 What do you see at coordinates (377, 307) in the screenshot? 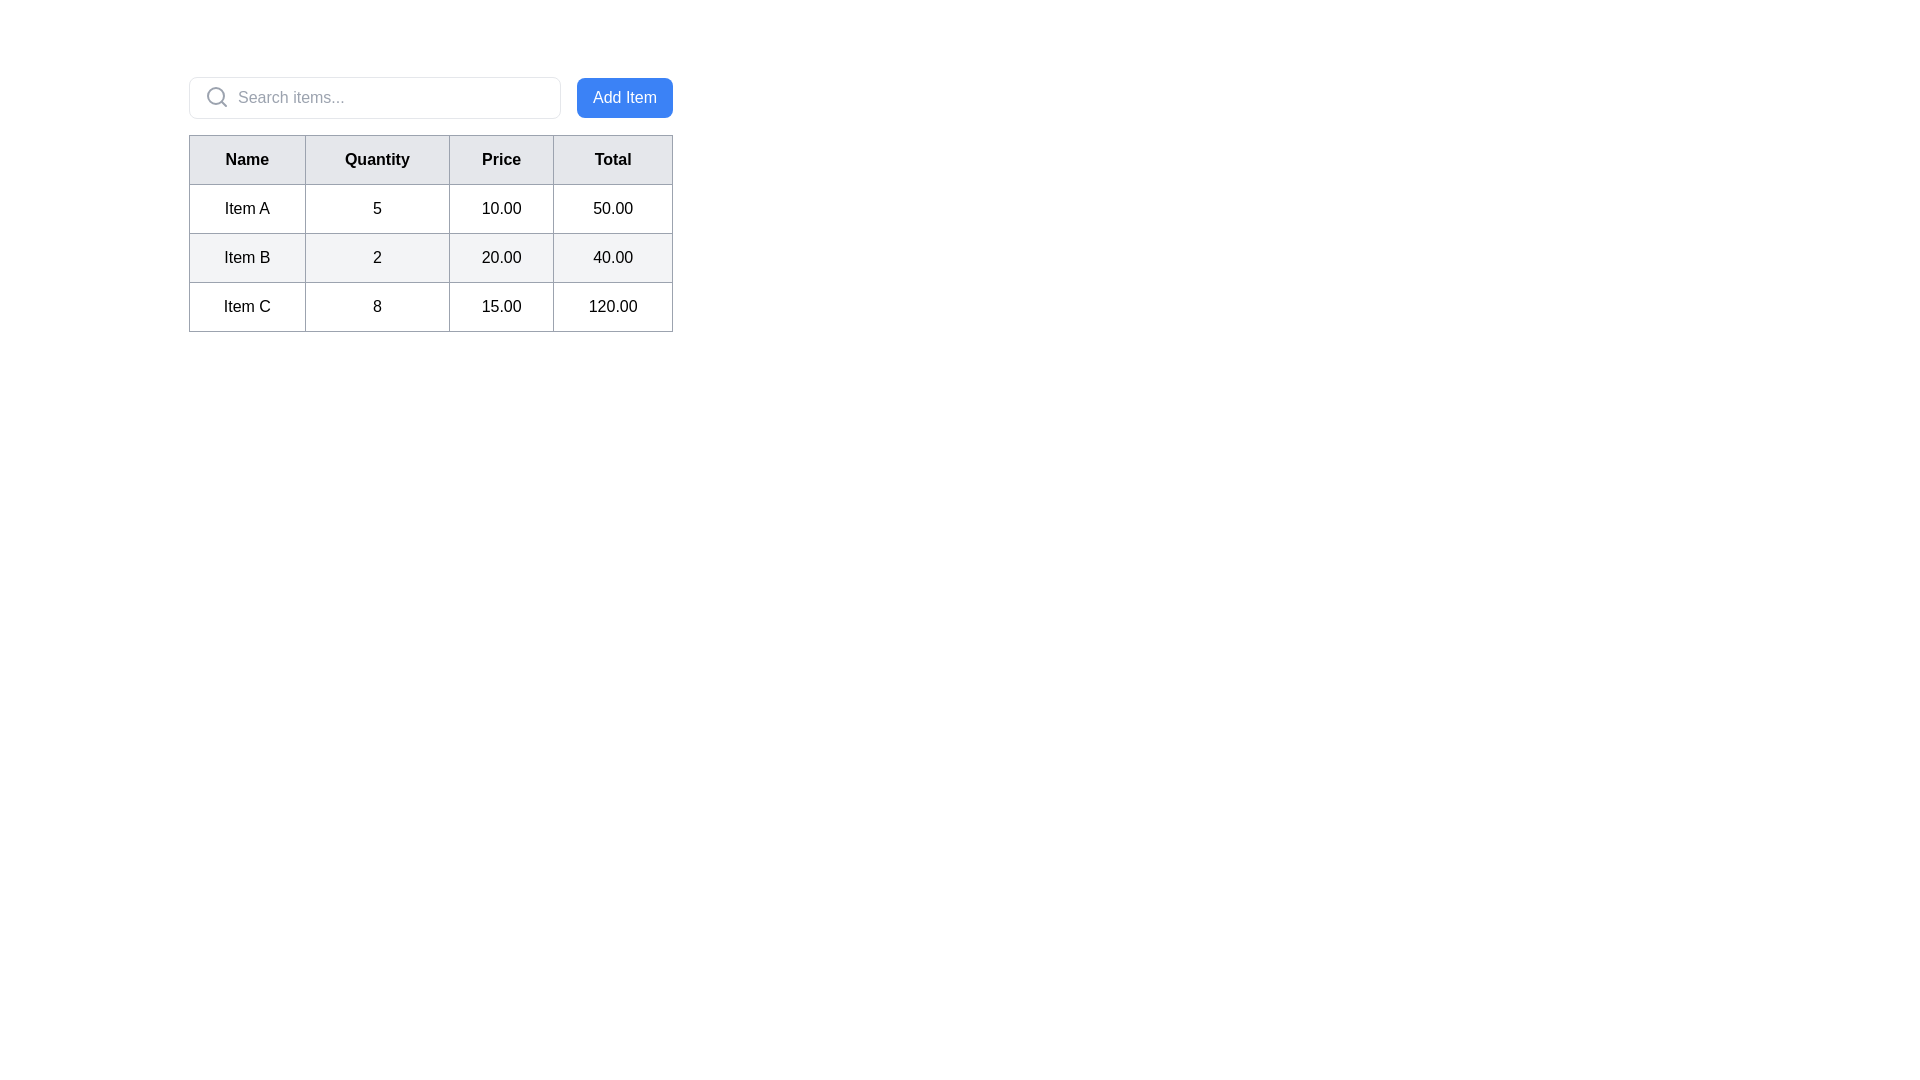
I see `the table cell displaying the numeric value '8' in the third row under the 'Quantity' column, which is bordered and centered, located between 'Item C' and '15.00'` at bounding box center [377, 307].